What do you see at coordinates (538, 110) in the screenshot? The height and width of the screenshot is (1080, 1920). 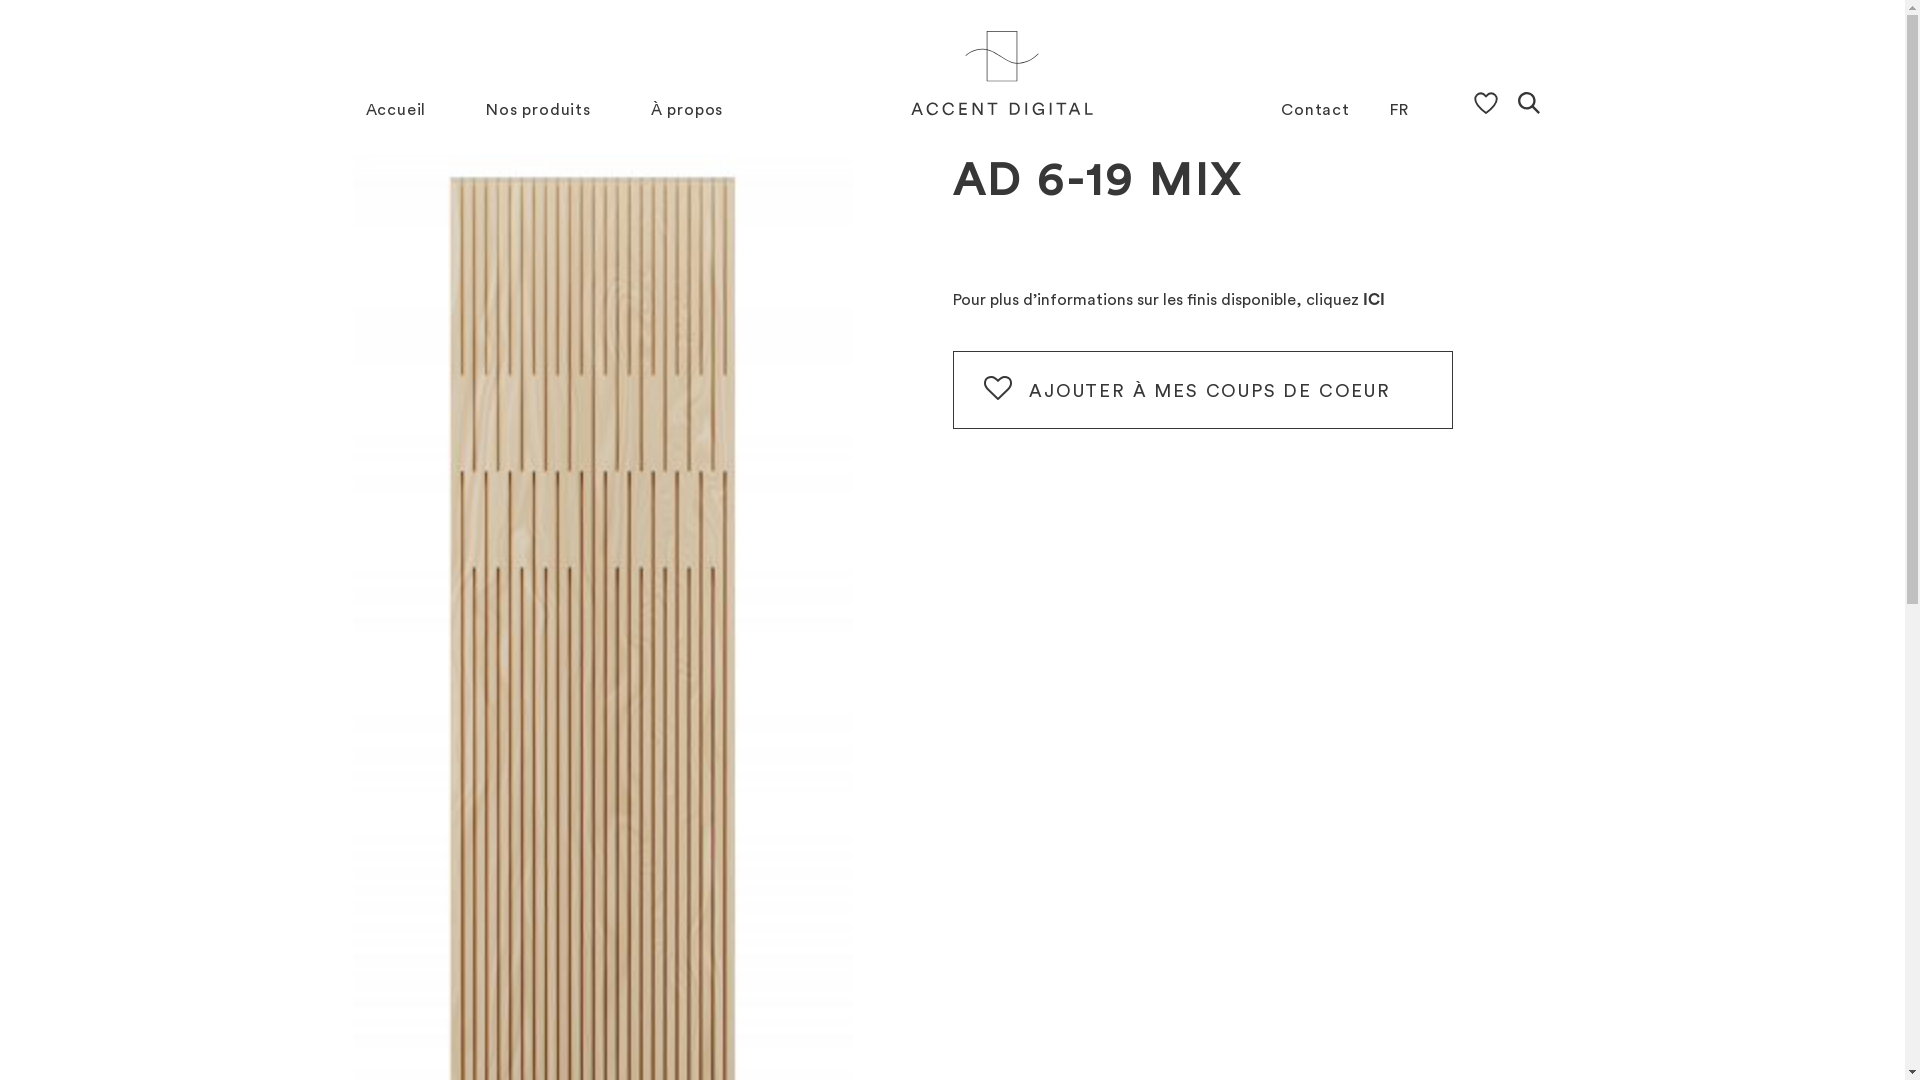 I see `'Nos produits'` at bounding box center [538, 110].